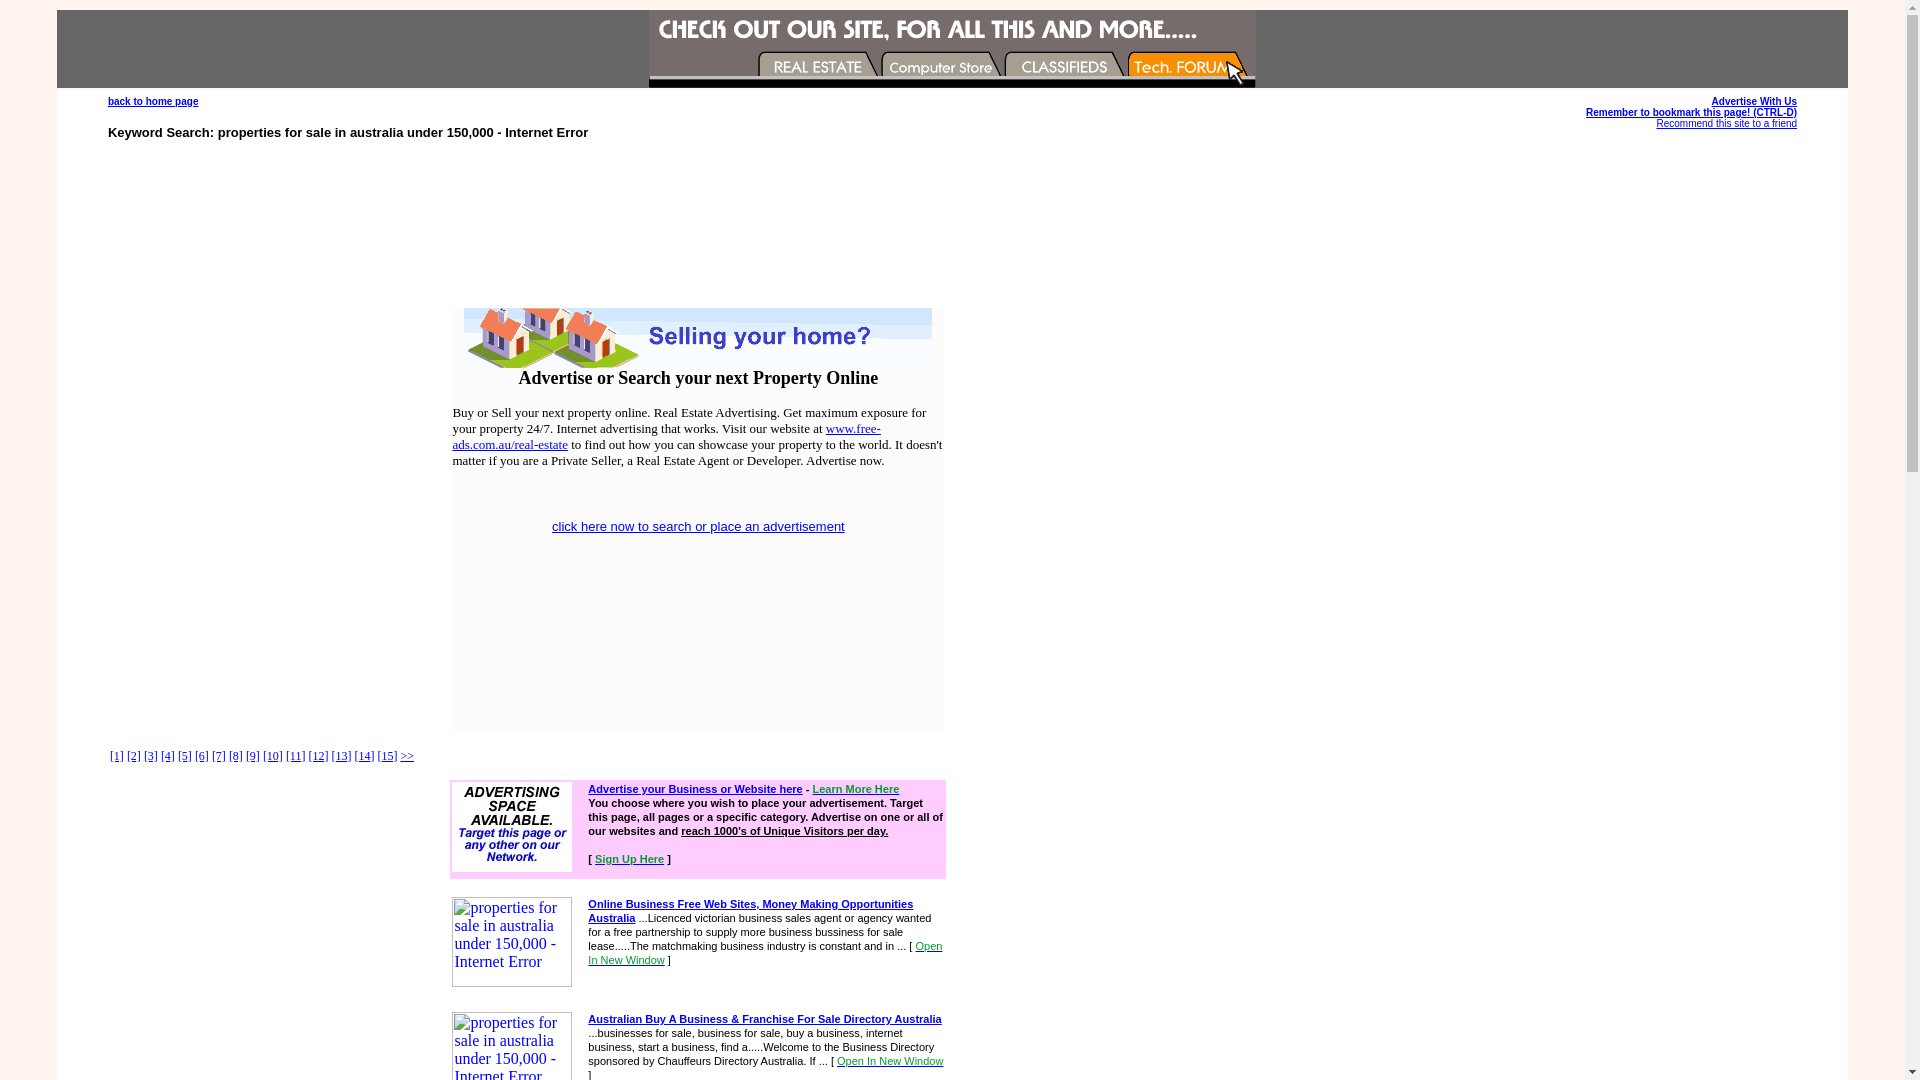 The image size is (1920, 1080). Describe the element at coordinates (888, 1059) in the screenshot. I see `'Open In New Window'` at that location.